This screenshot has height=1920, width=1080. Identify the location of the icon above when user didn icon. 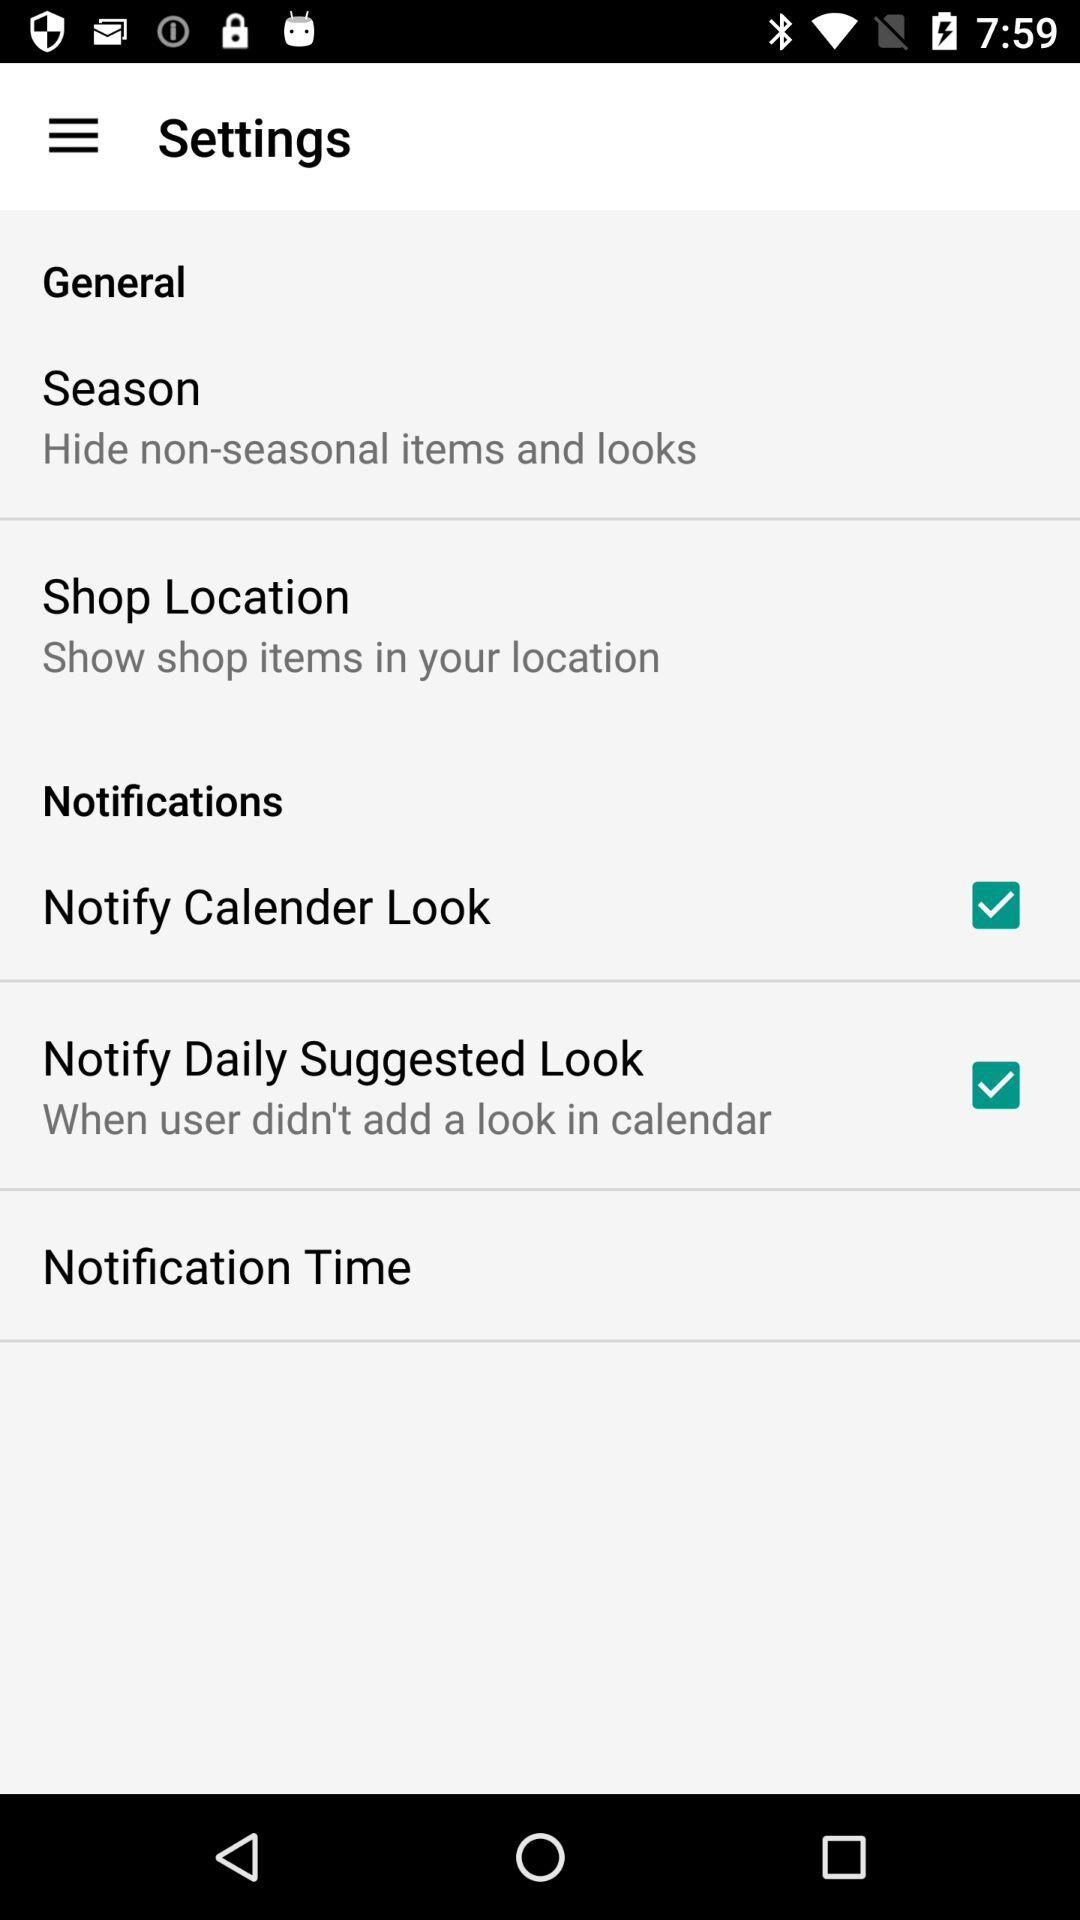
(341, 1055).